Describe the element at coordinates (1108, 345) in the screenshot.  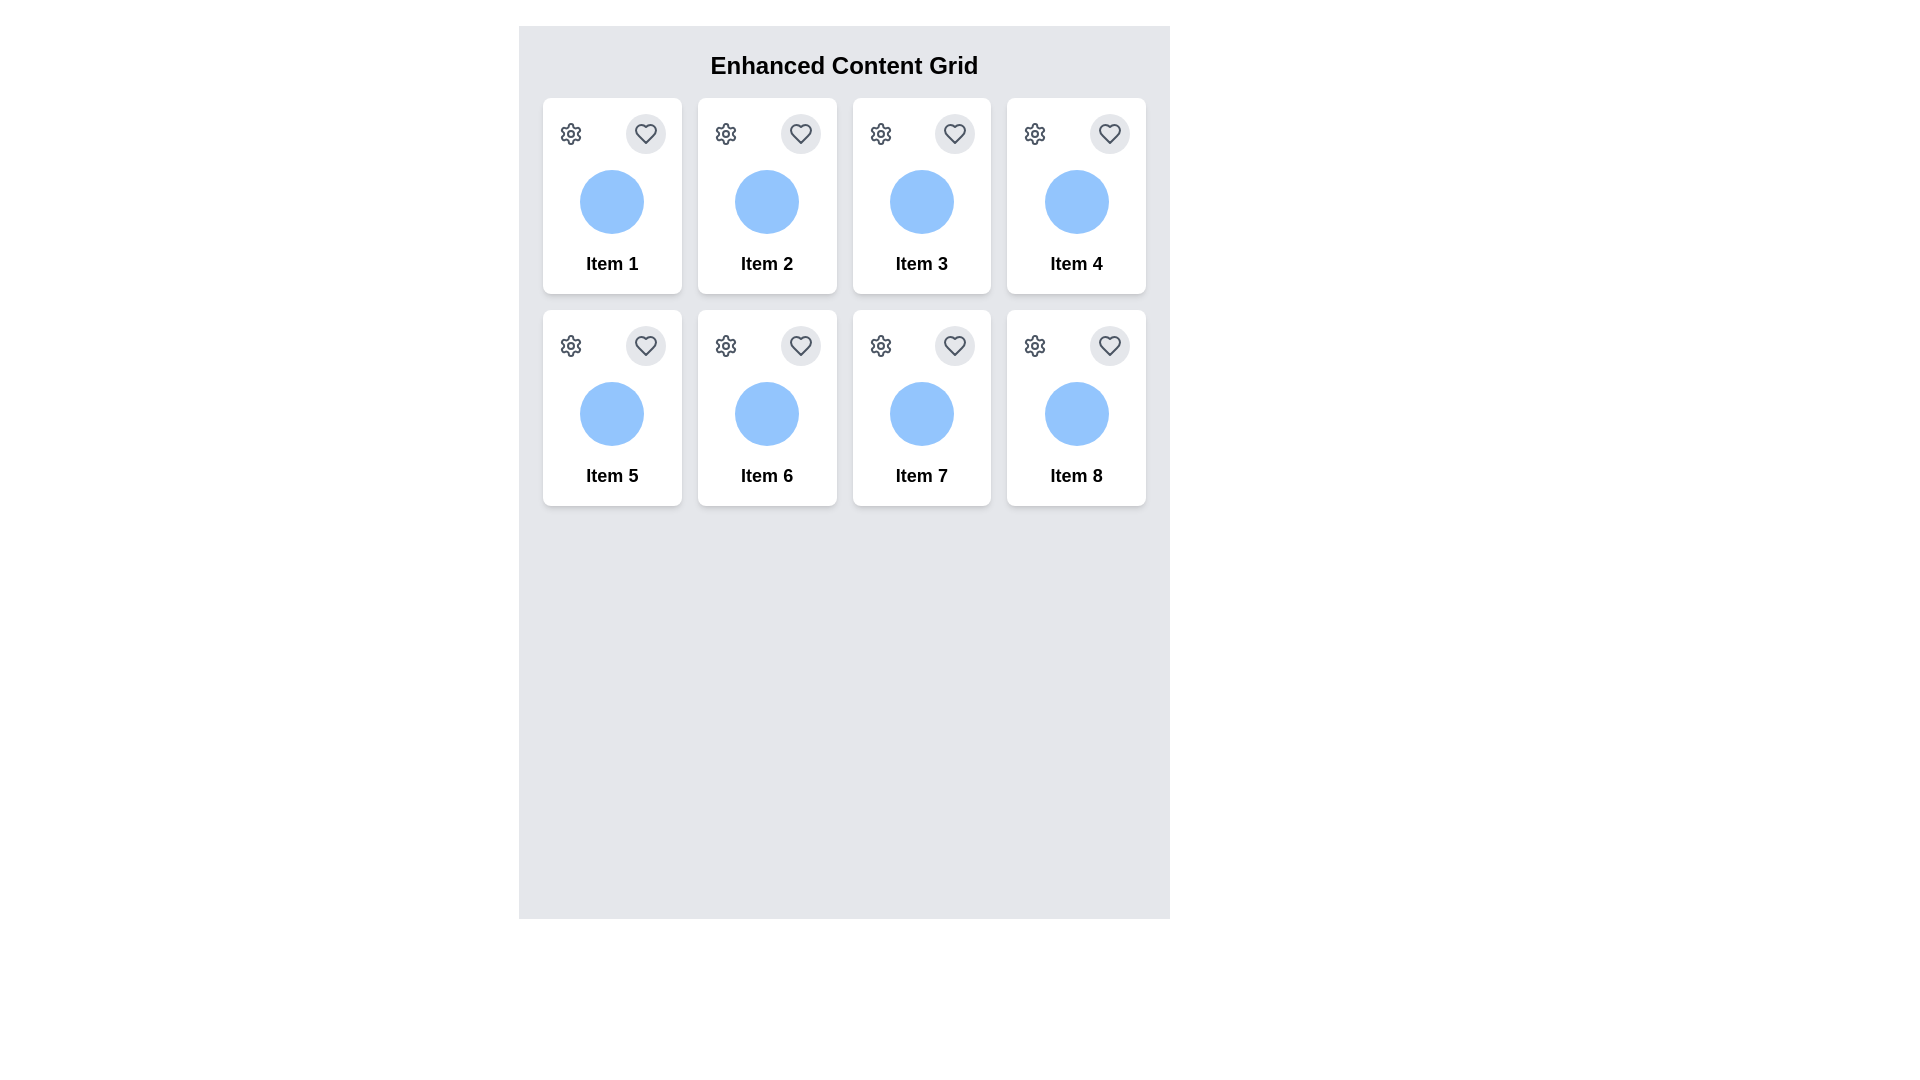
I see `the heart-shaped SVG vector icon located in the top-right corner of the card labeled 'Item 8' to mark the associated content as liked or favorited` at that location.